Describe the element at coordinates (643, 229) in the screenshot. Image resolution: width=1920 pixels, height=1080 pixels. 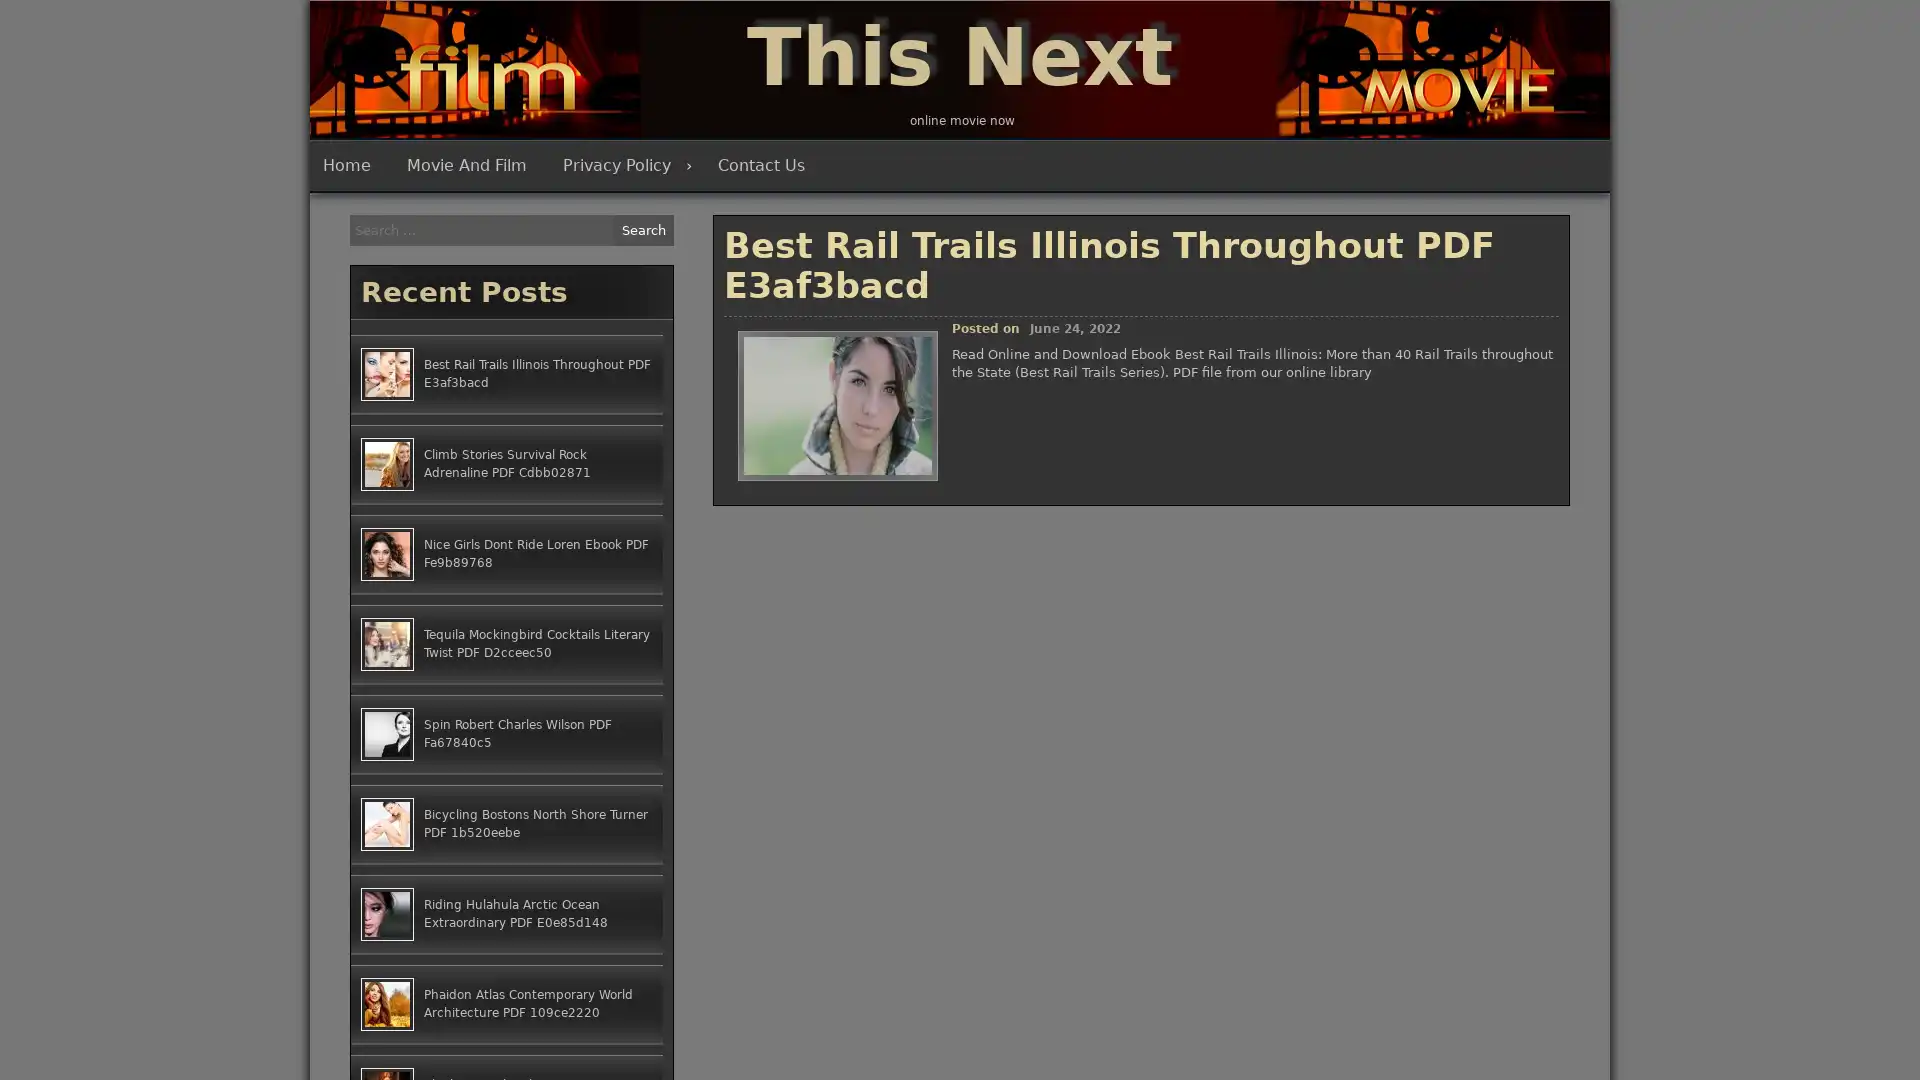
I see `Search` at that location.